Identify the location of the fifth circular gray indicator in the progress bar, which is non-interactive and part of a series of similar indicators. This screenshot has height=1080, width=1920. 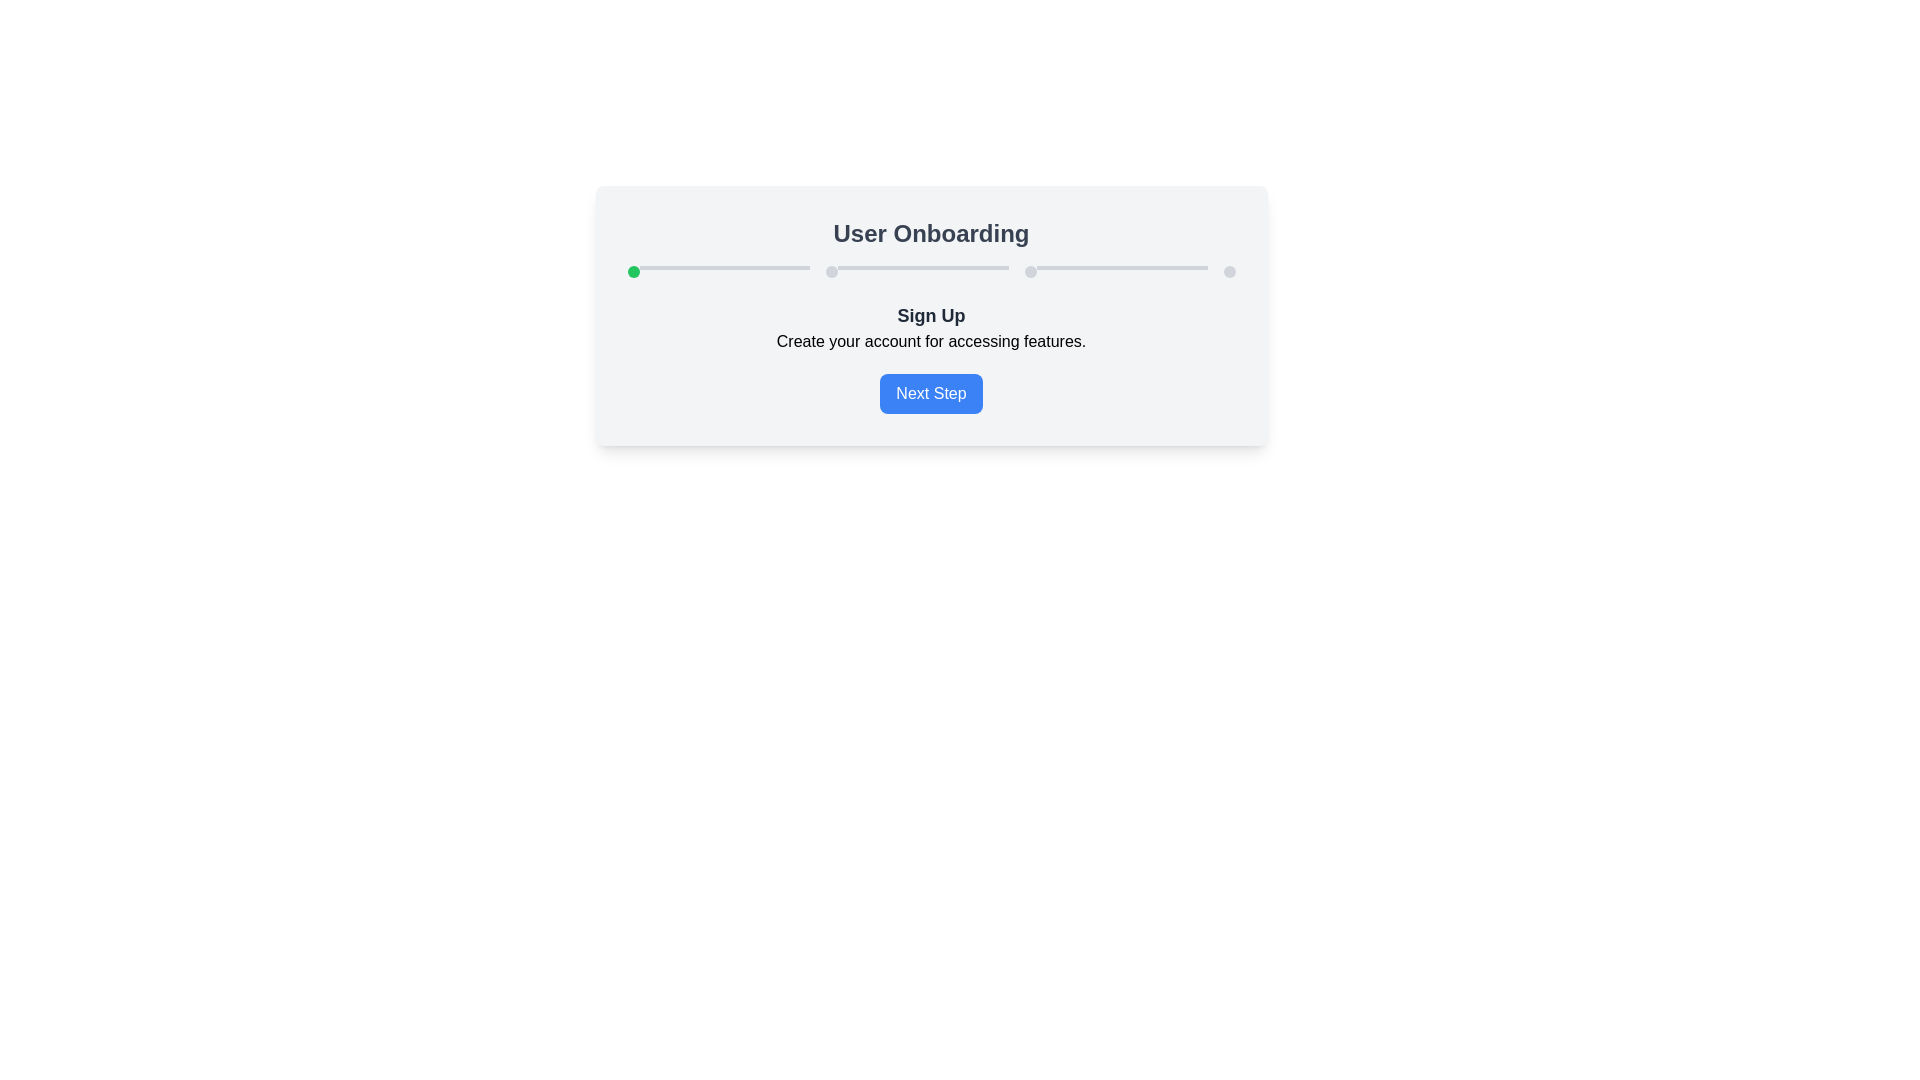
(1030, 272).